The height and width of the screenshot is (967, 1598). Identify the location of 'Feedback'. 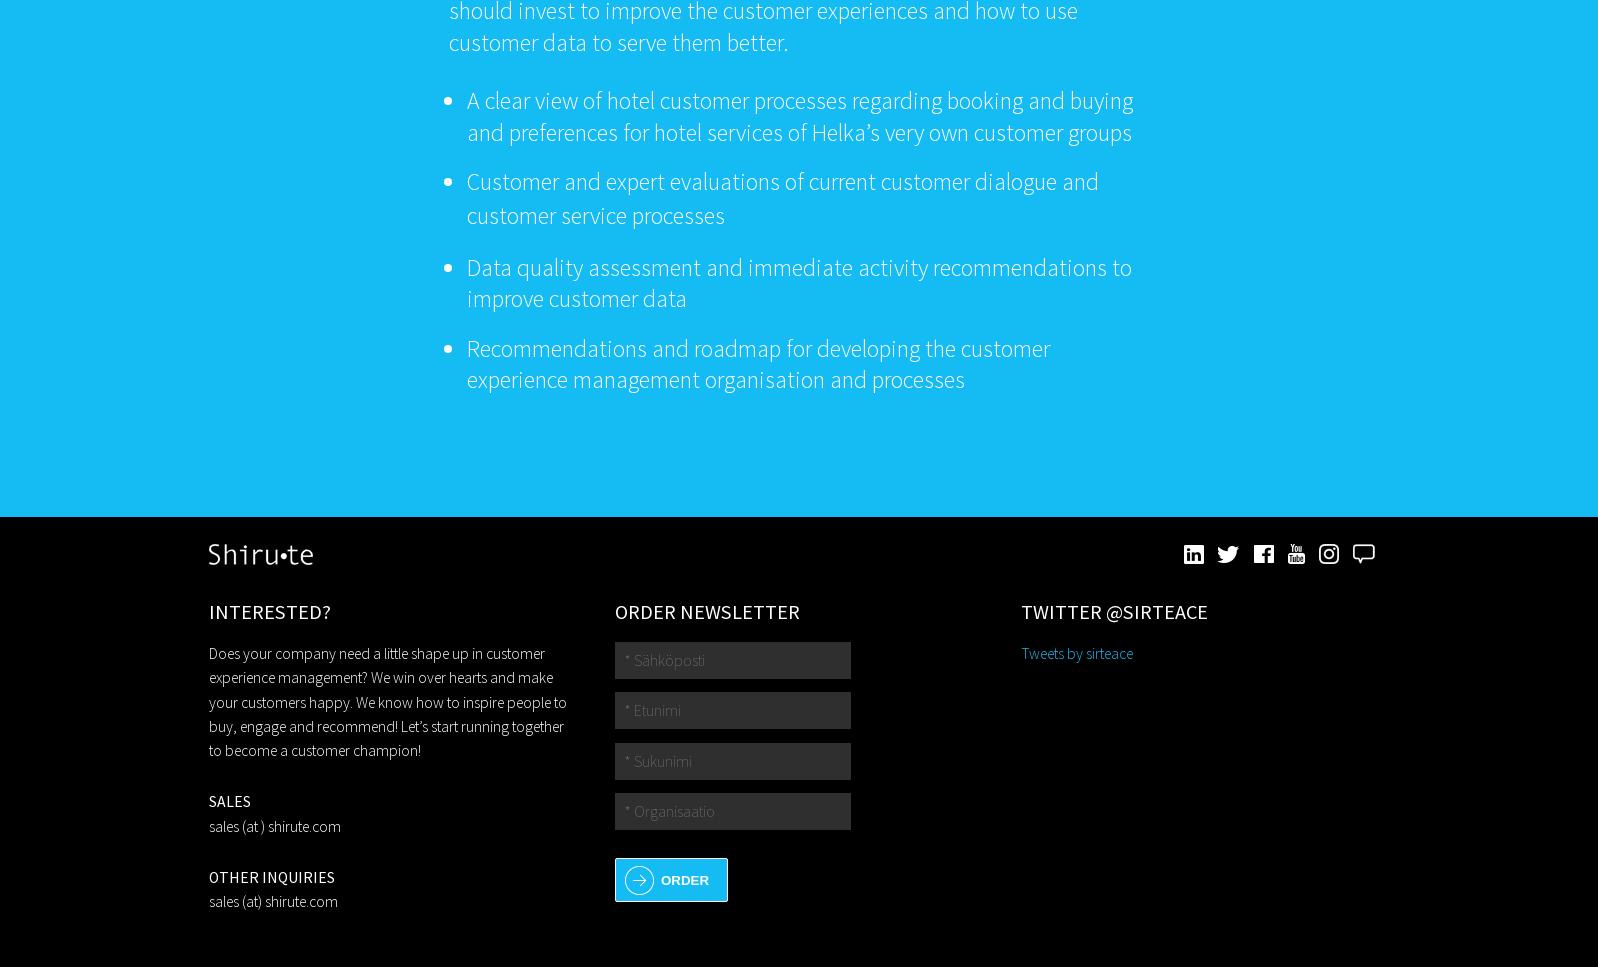
(1375, 555).